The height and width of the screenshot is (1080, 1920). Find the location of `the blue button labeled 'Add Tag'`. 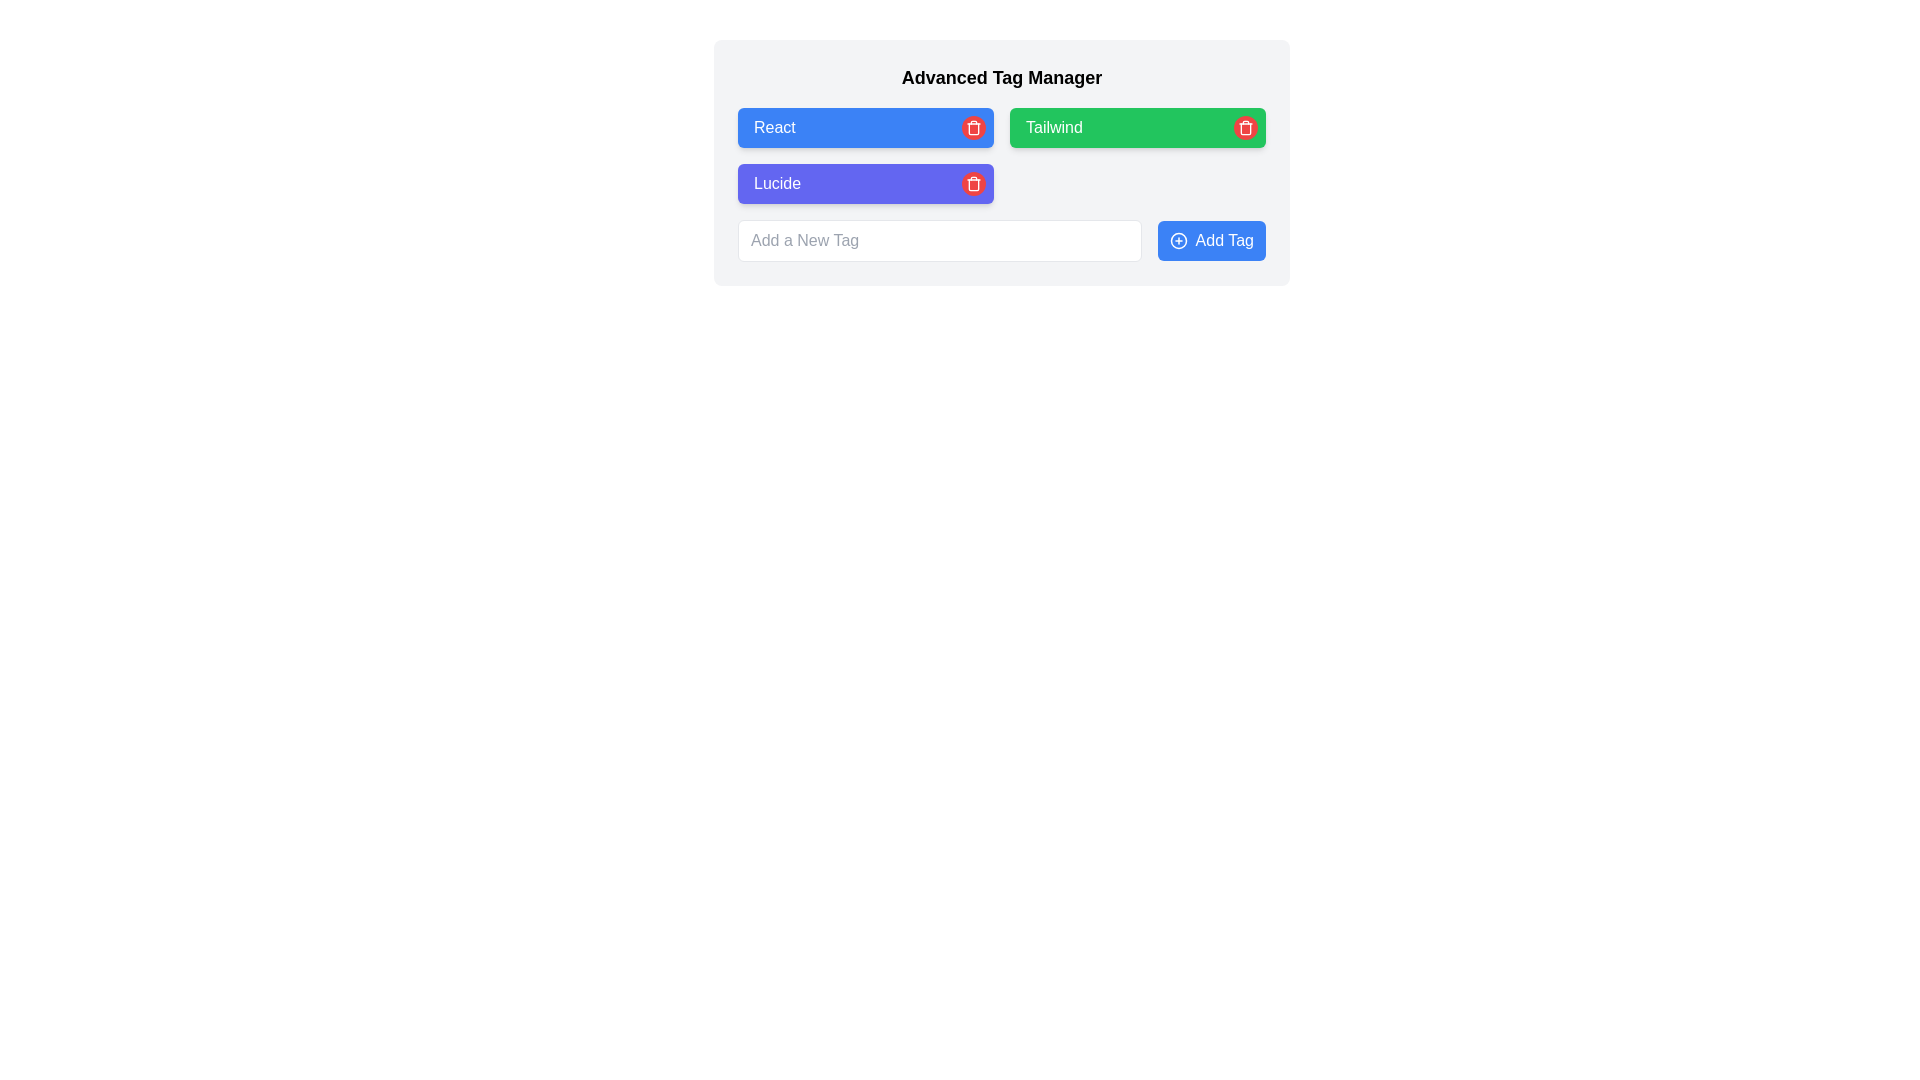

the blue button labeled 'Add Tag' is located at coordinates (1210, 239).